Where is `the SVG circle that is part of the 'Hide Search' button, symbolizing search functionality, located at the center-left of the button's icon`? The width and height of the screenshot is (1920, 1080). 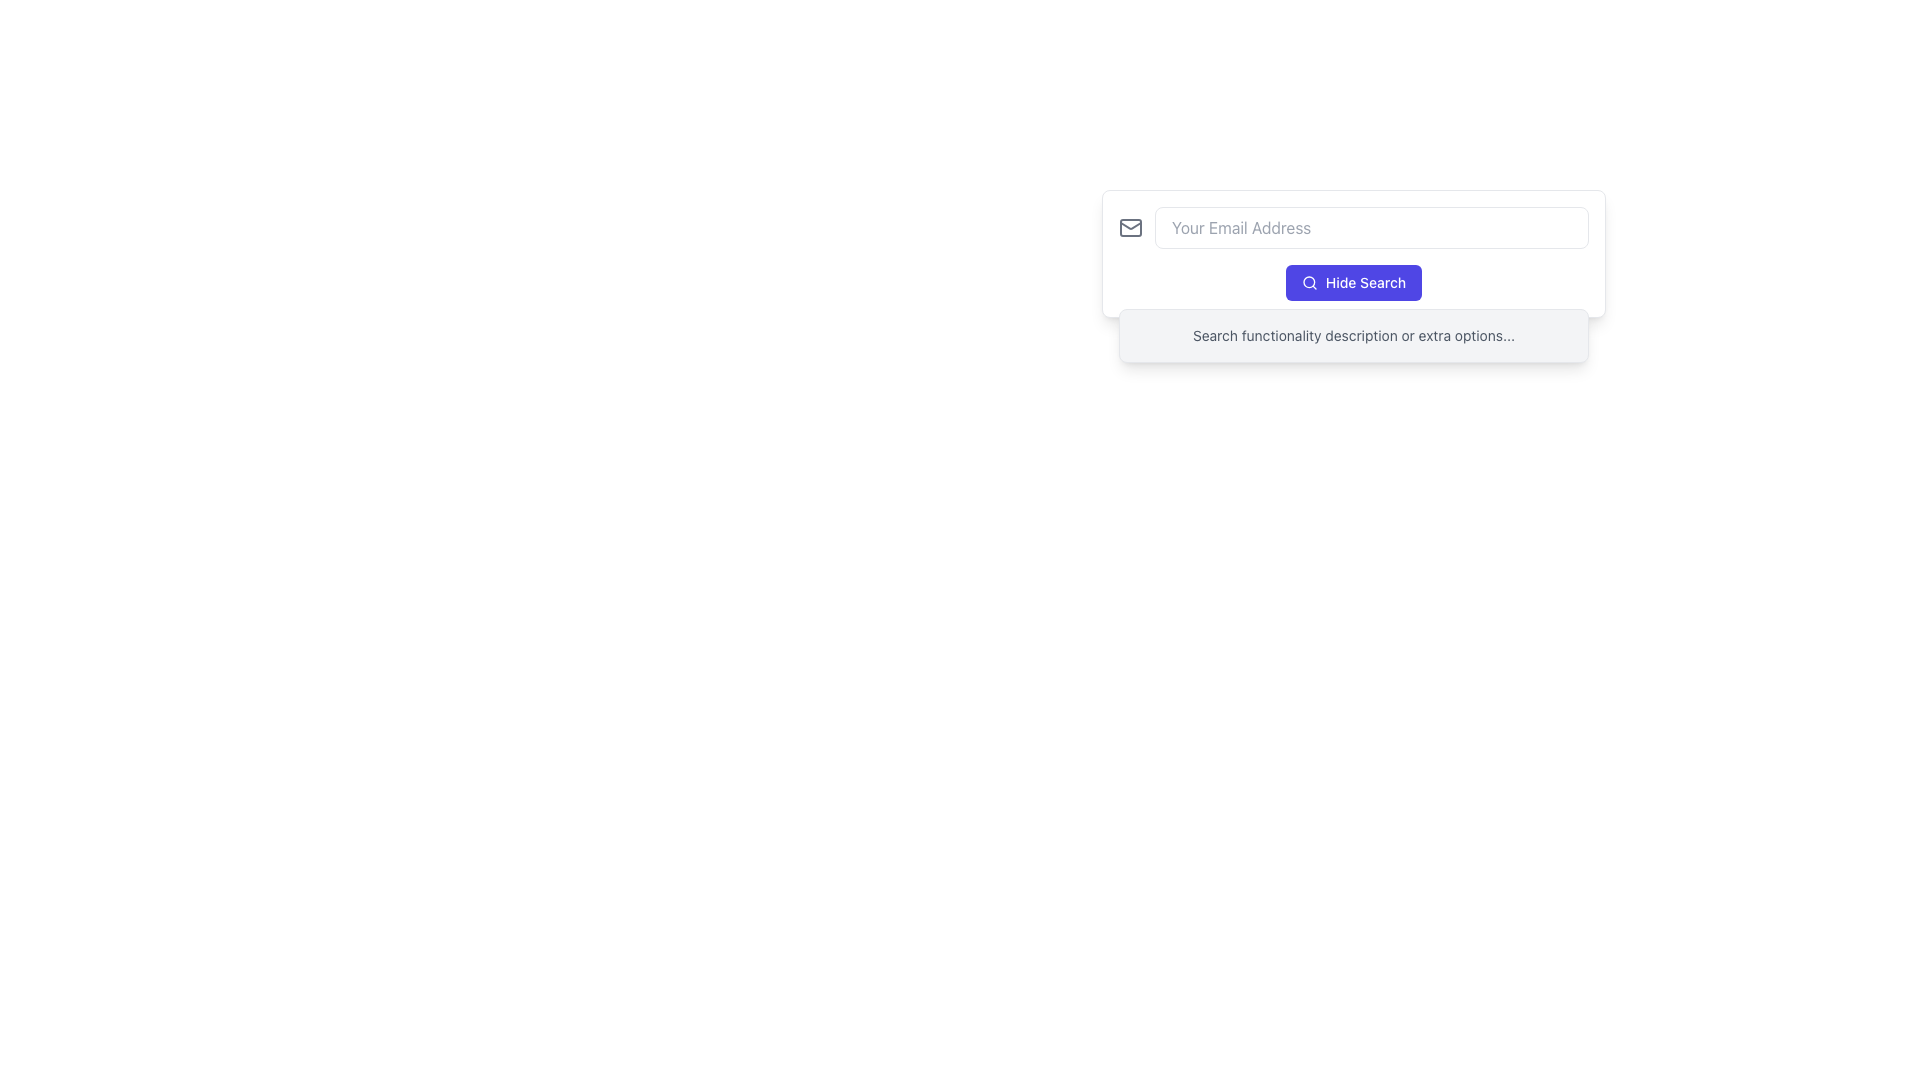 the SVG circle that is part of the 'Hide Search' button, symbolizing search functionality, located at the center-left of the button's icon is located at coordinates (1309, 282).